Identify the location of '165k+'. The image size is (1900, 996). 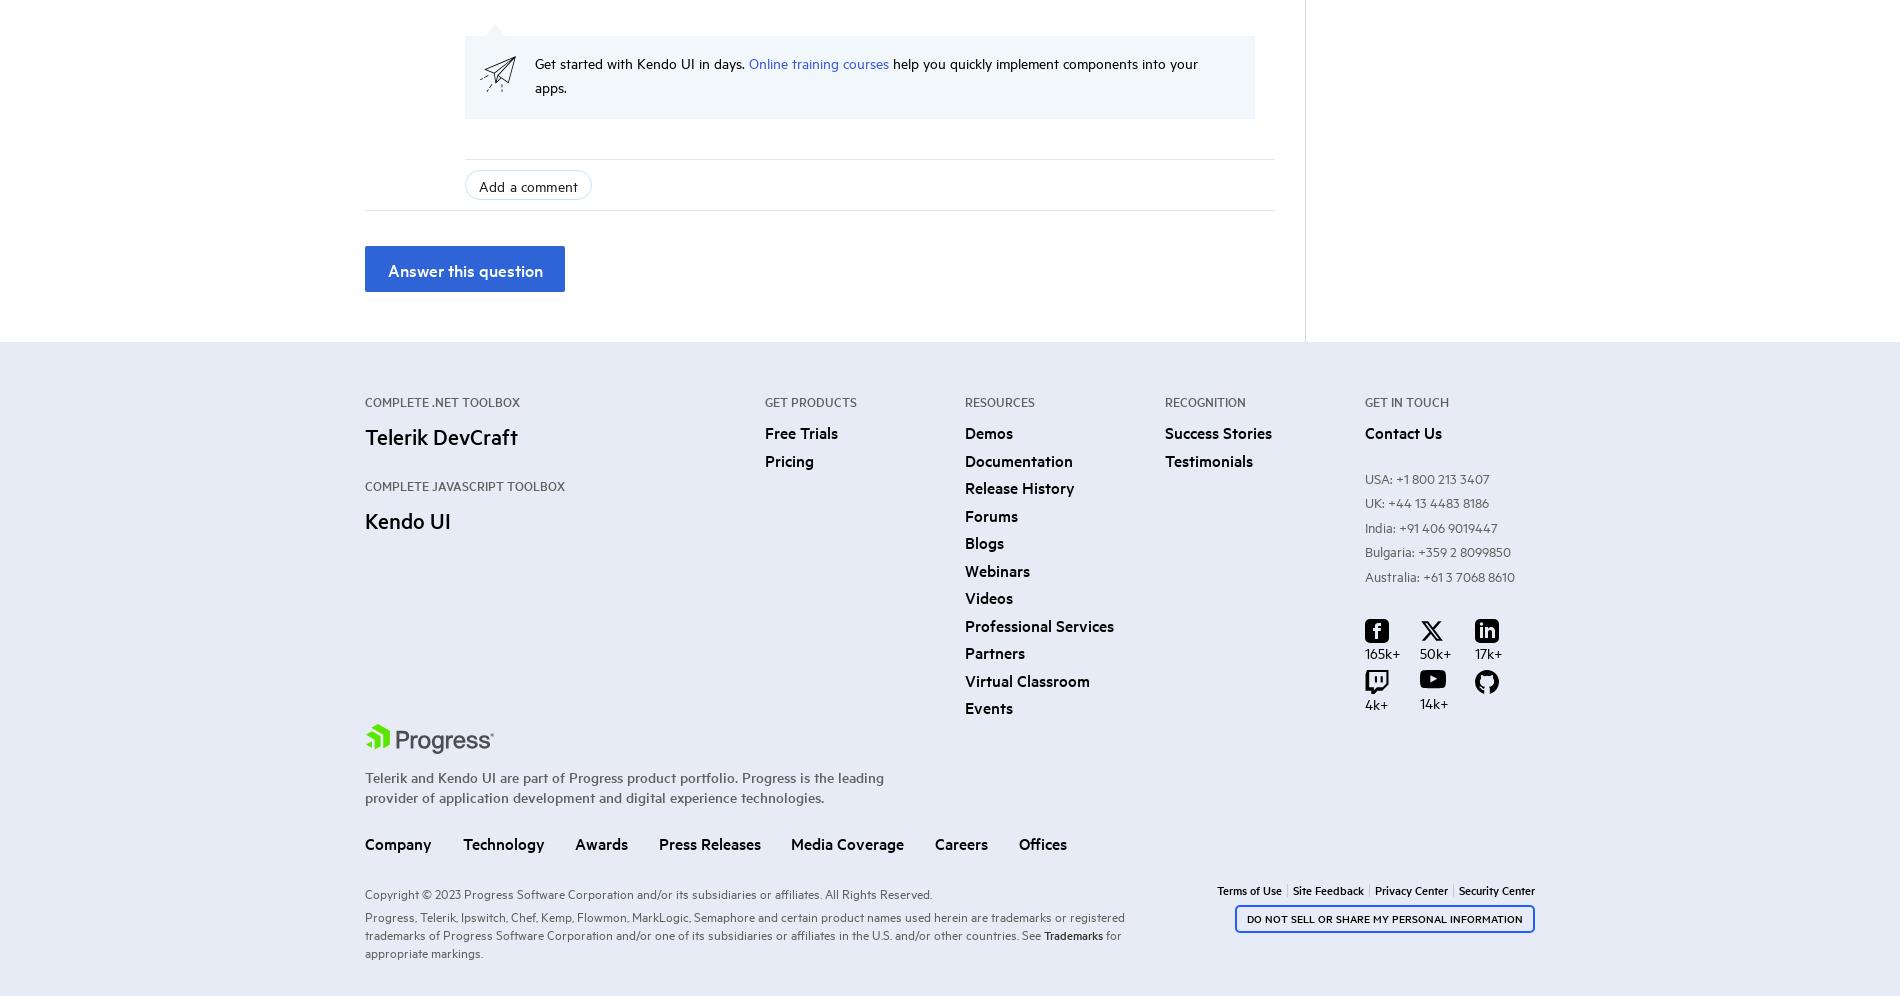
(1382, 651).